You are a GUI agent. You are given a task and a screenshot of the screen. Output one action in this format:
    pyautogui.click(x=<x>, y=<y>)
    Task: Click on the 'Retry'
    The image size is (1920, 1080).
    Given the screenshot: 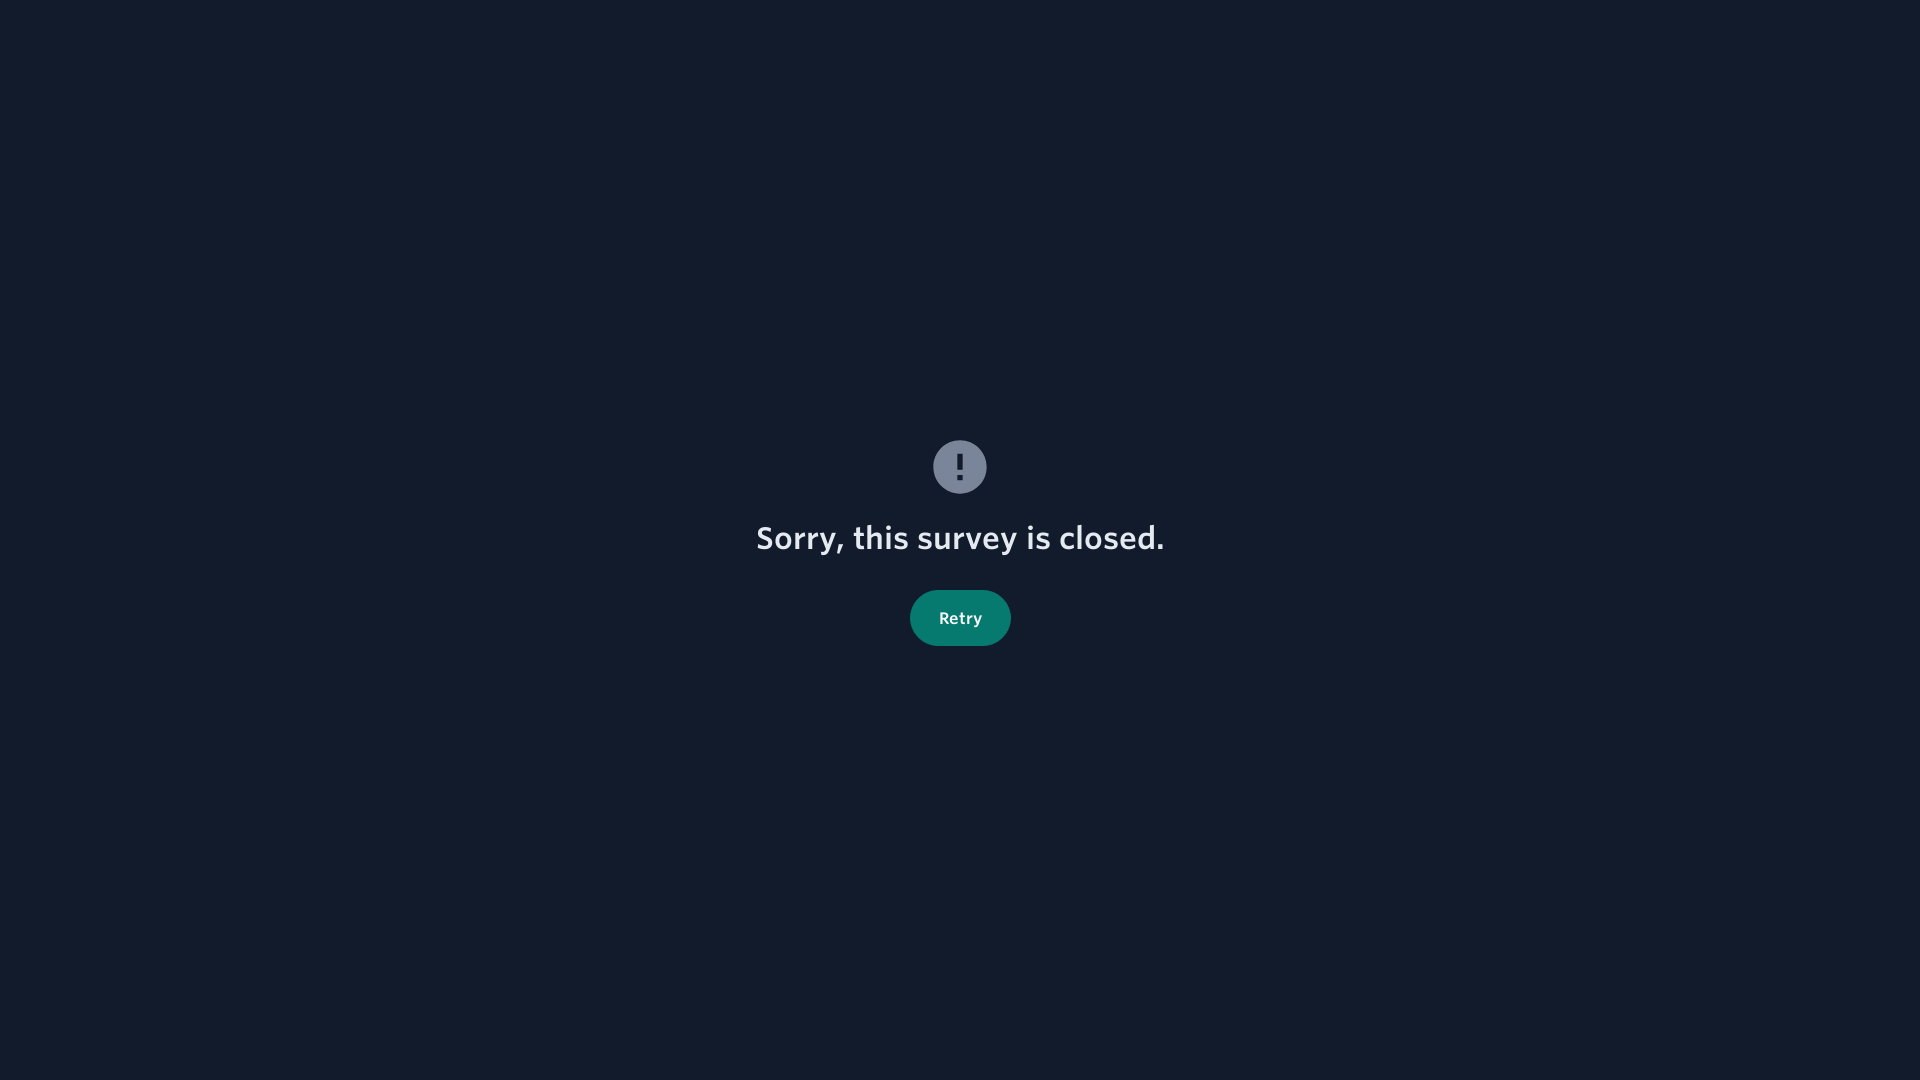 What is the action you would take?
    pyautogui.click(x=960, y=616)
    